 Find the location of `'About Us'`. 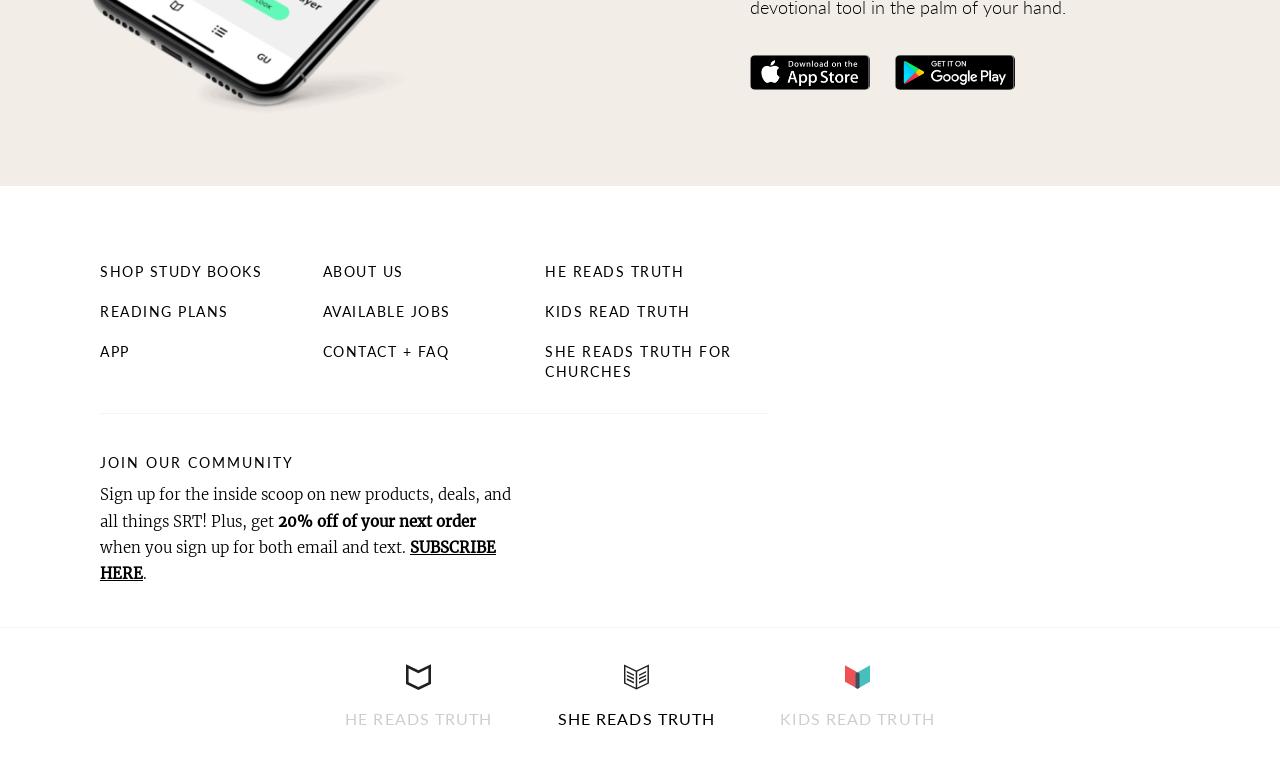

'About Us' is located at coordinates (322, 271).